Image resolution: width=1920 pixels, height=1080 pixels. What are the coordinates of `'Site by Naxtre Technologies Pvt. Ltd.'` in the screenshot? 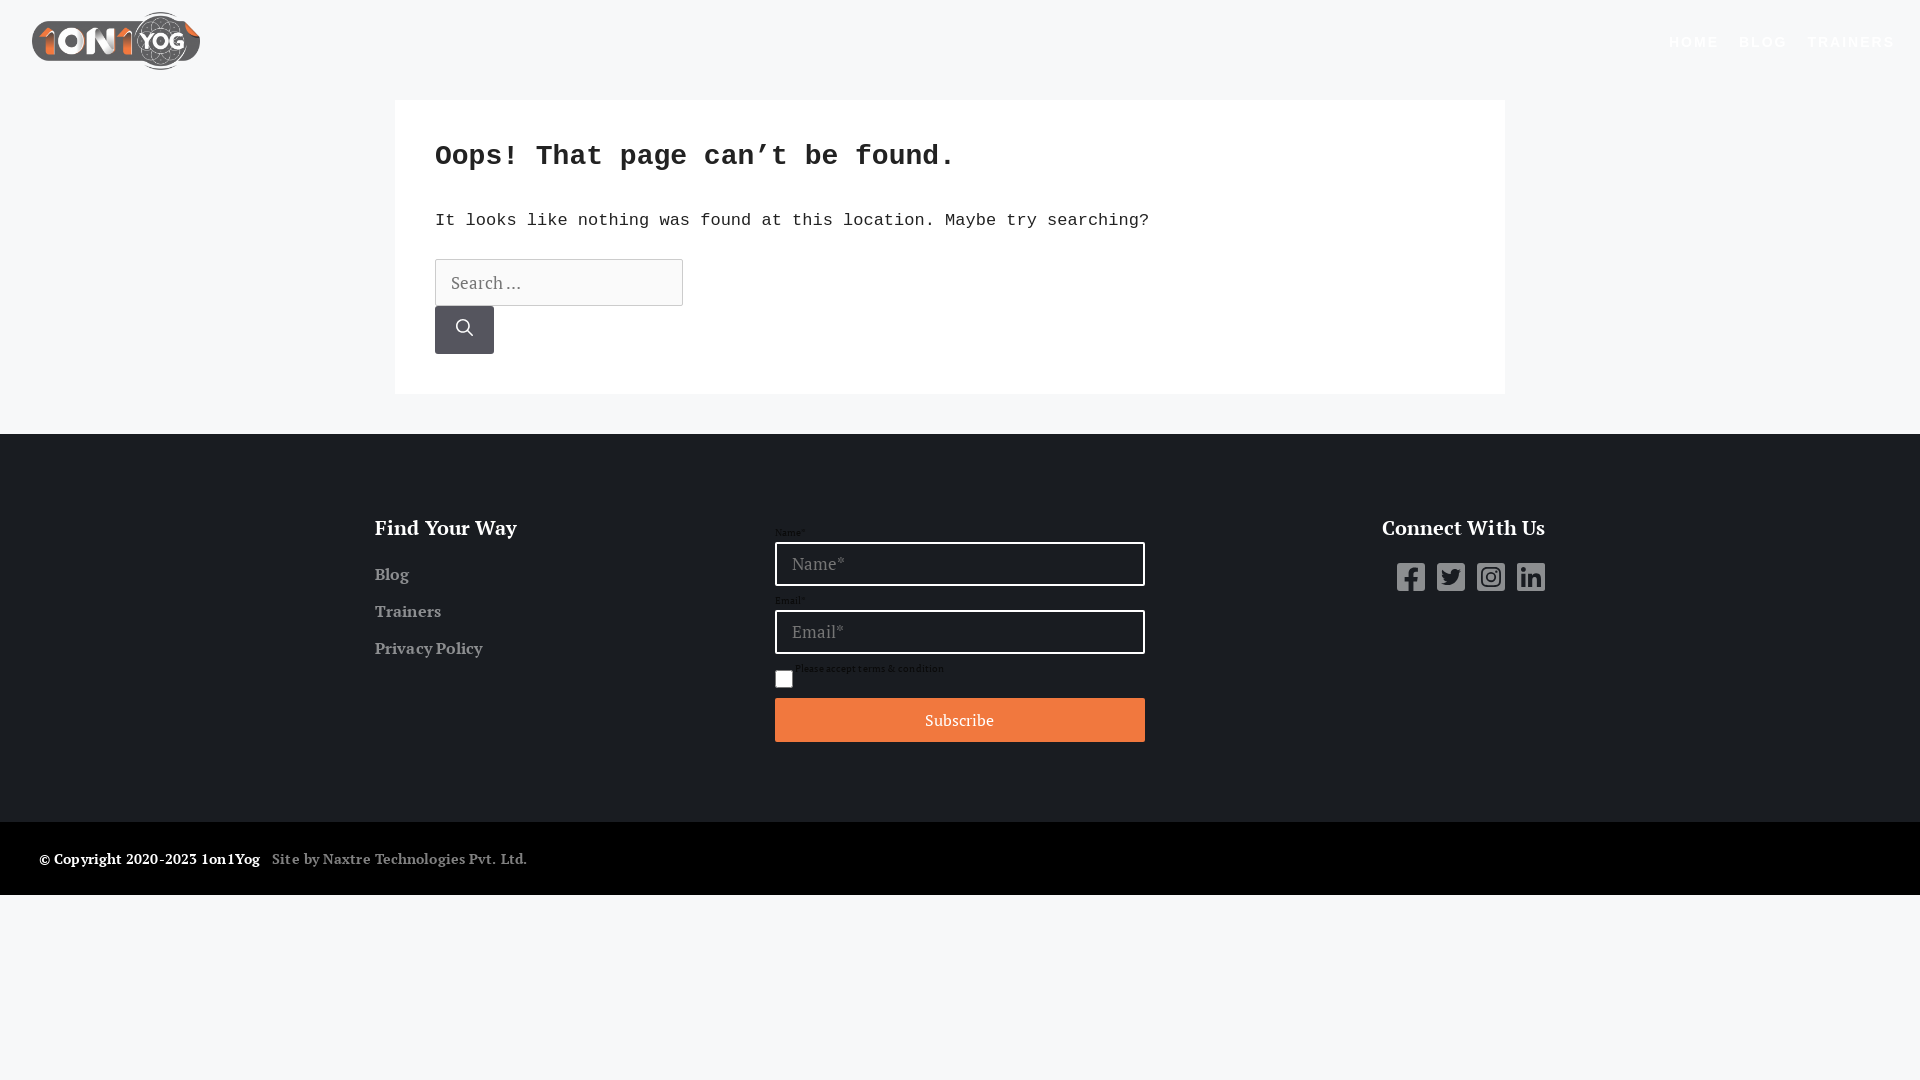 It's located at (399, 857).